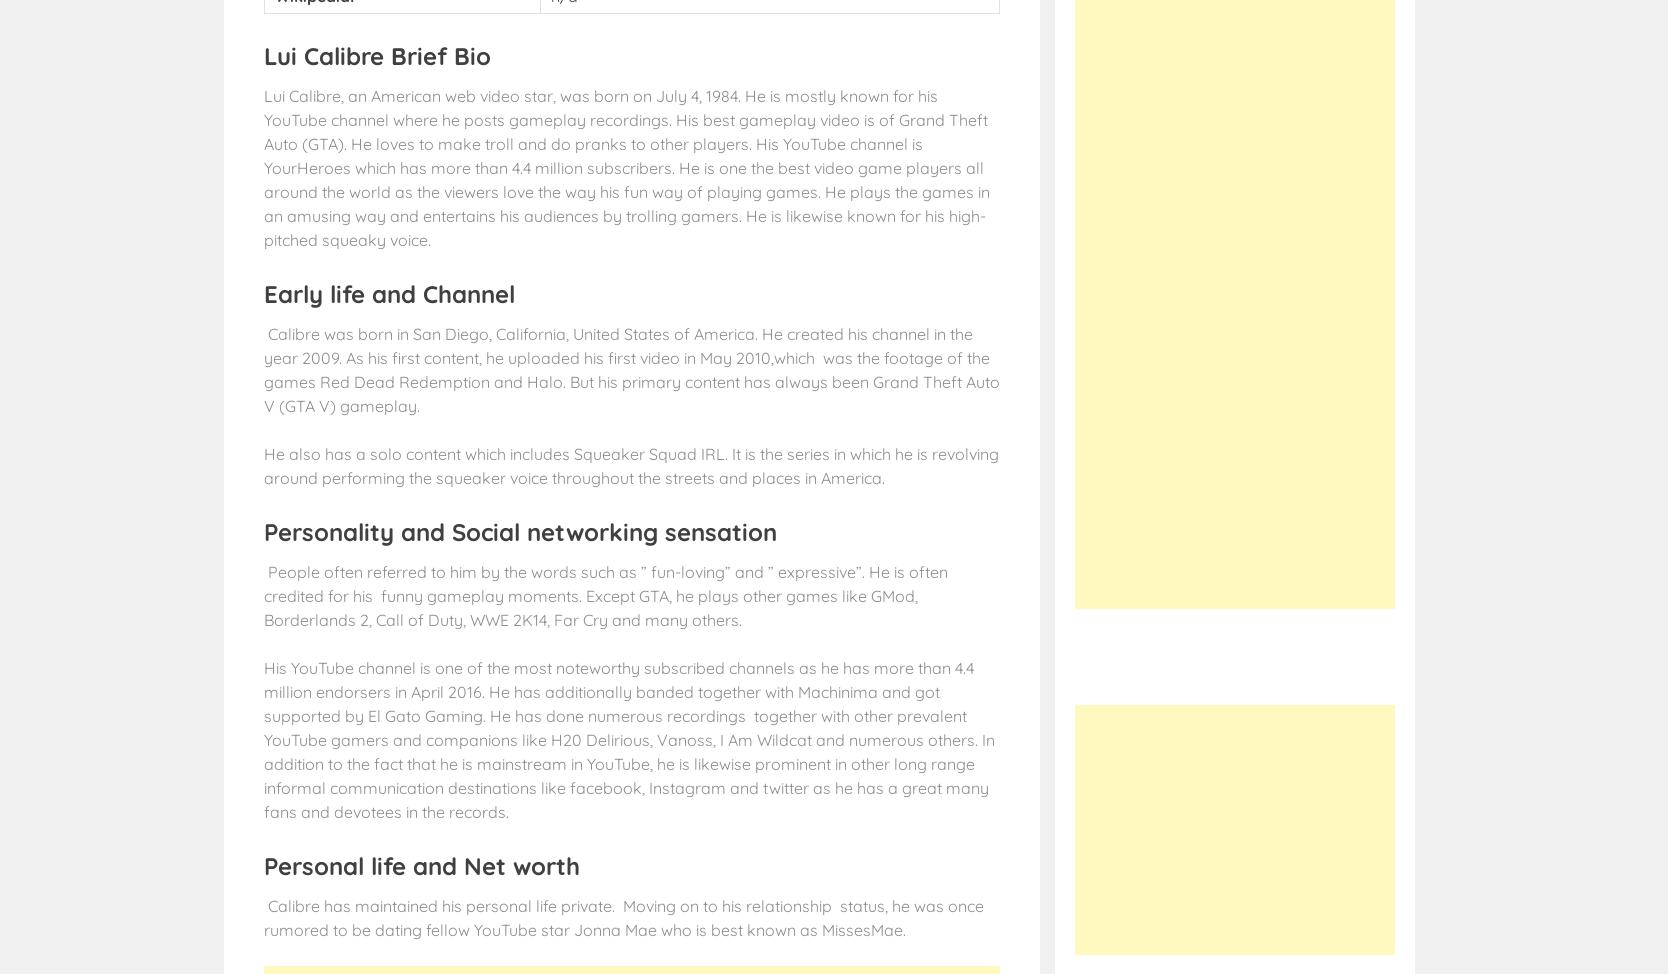 The width and height of the screenshot is (1668, 974). I want to click on 'He also has a solo content which includes Squeaker Squad IRL. It is the series in which he is revolving around performing the squeaker voice throughout the streets and places in America.', so click(263, 463).